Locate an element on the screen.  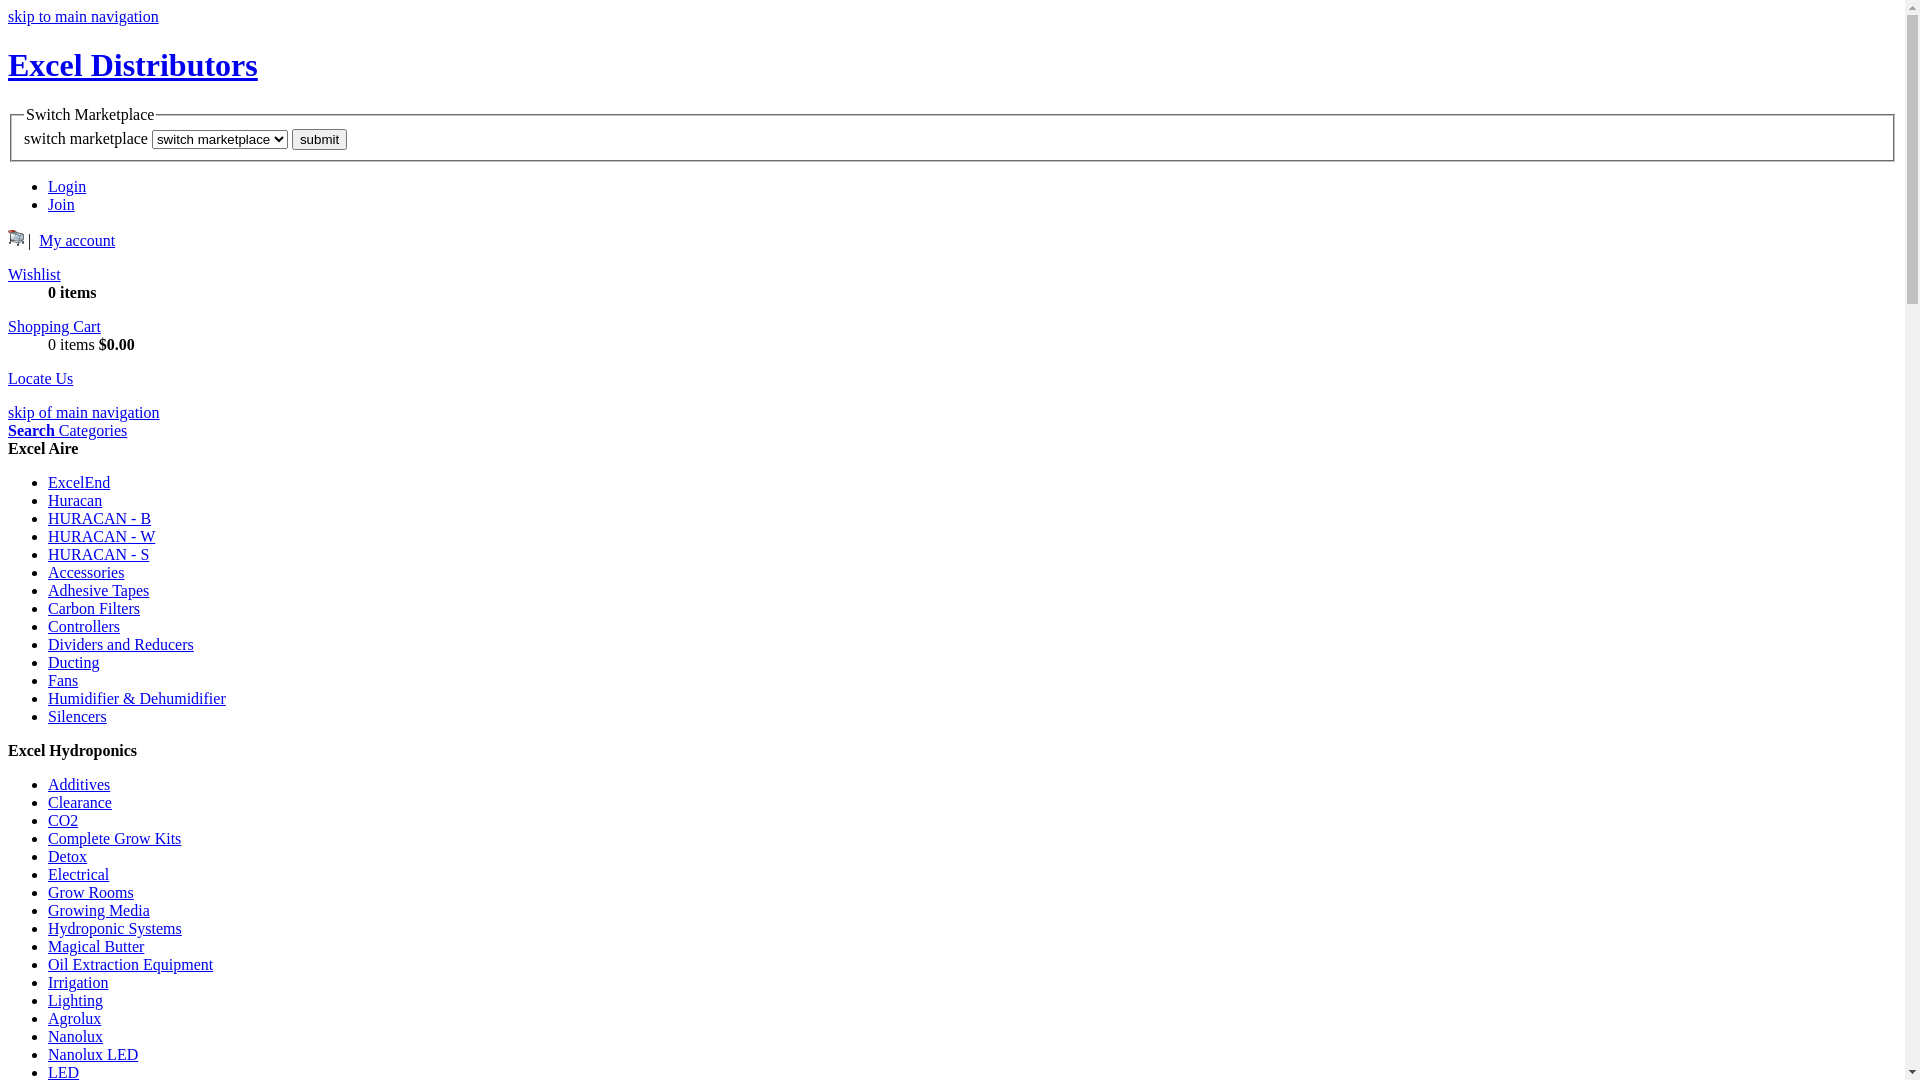
'Clearance' is located at coordinates (80, 801).